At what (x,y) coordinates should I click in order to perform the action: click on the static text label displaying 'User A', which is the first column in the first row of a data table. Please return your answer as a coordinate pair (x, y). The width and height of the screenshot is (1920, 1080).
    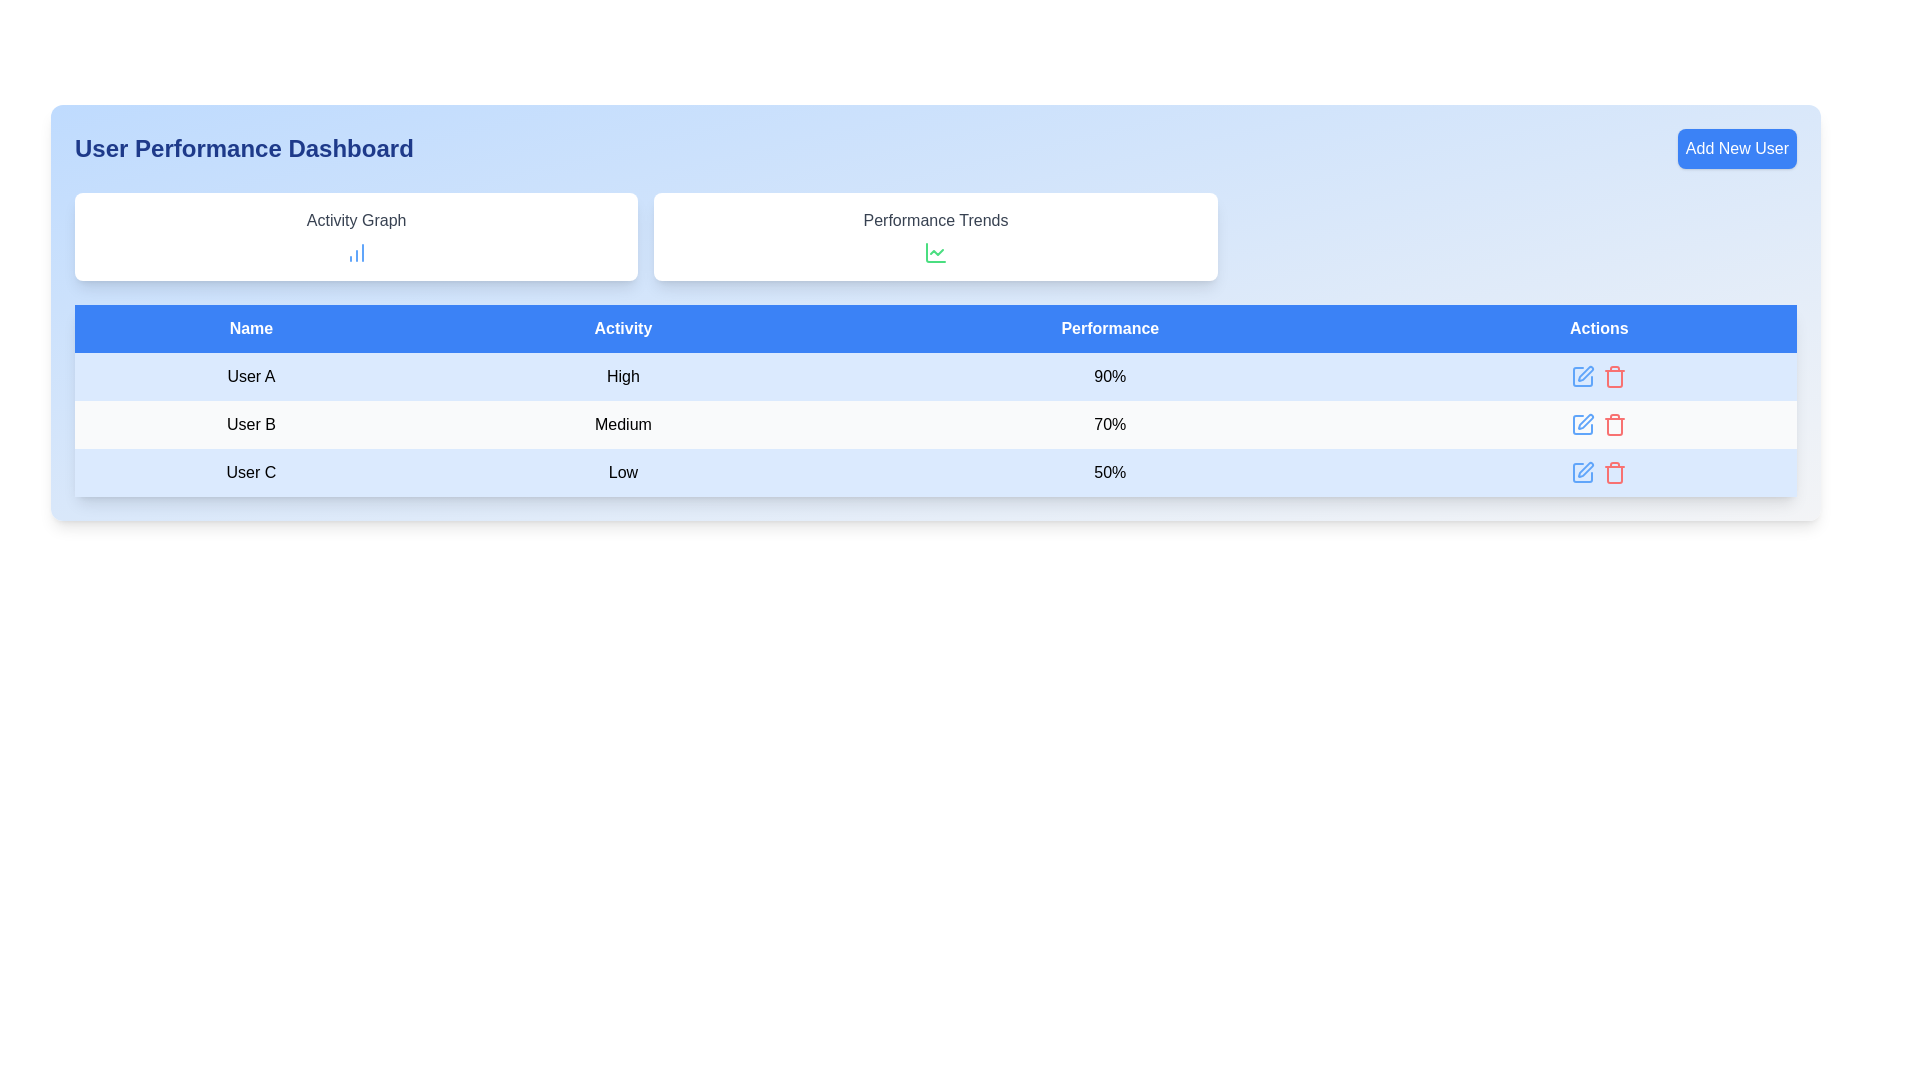
    Looking at the image, I should click on (250, 377).